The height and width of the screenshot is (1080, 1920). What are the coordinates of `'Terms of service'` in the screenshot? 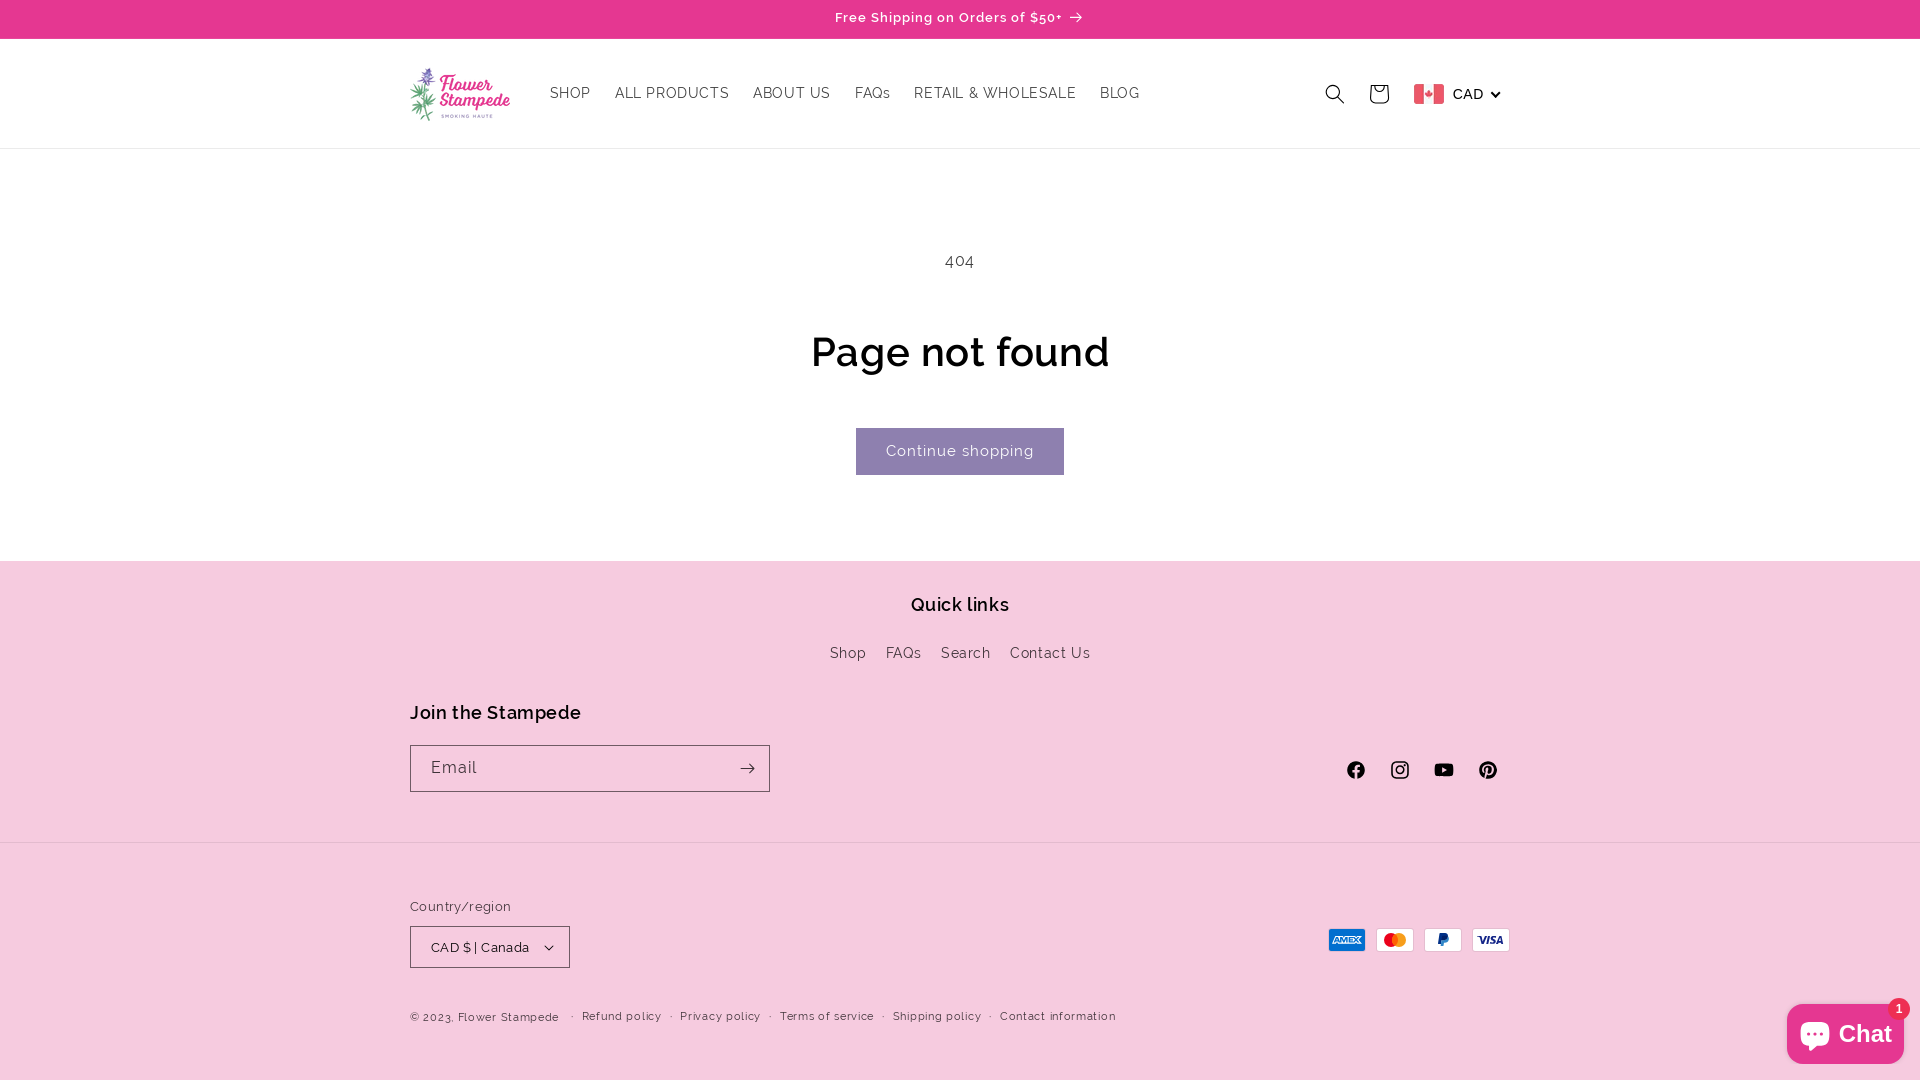 It's located at (826, 1017).